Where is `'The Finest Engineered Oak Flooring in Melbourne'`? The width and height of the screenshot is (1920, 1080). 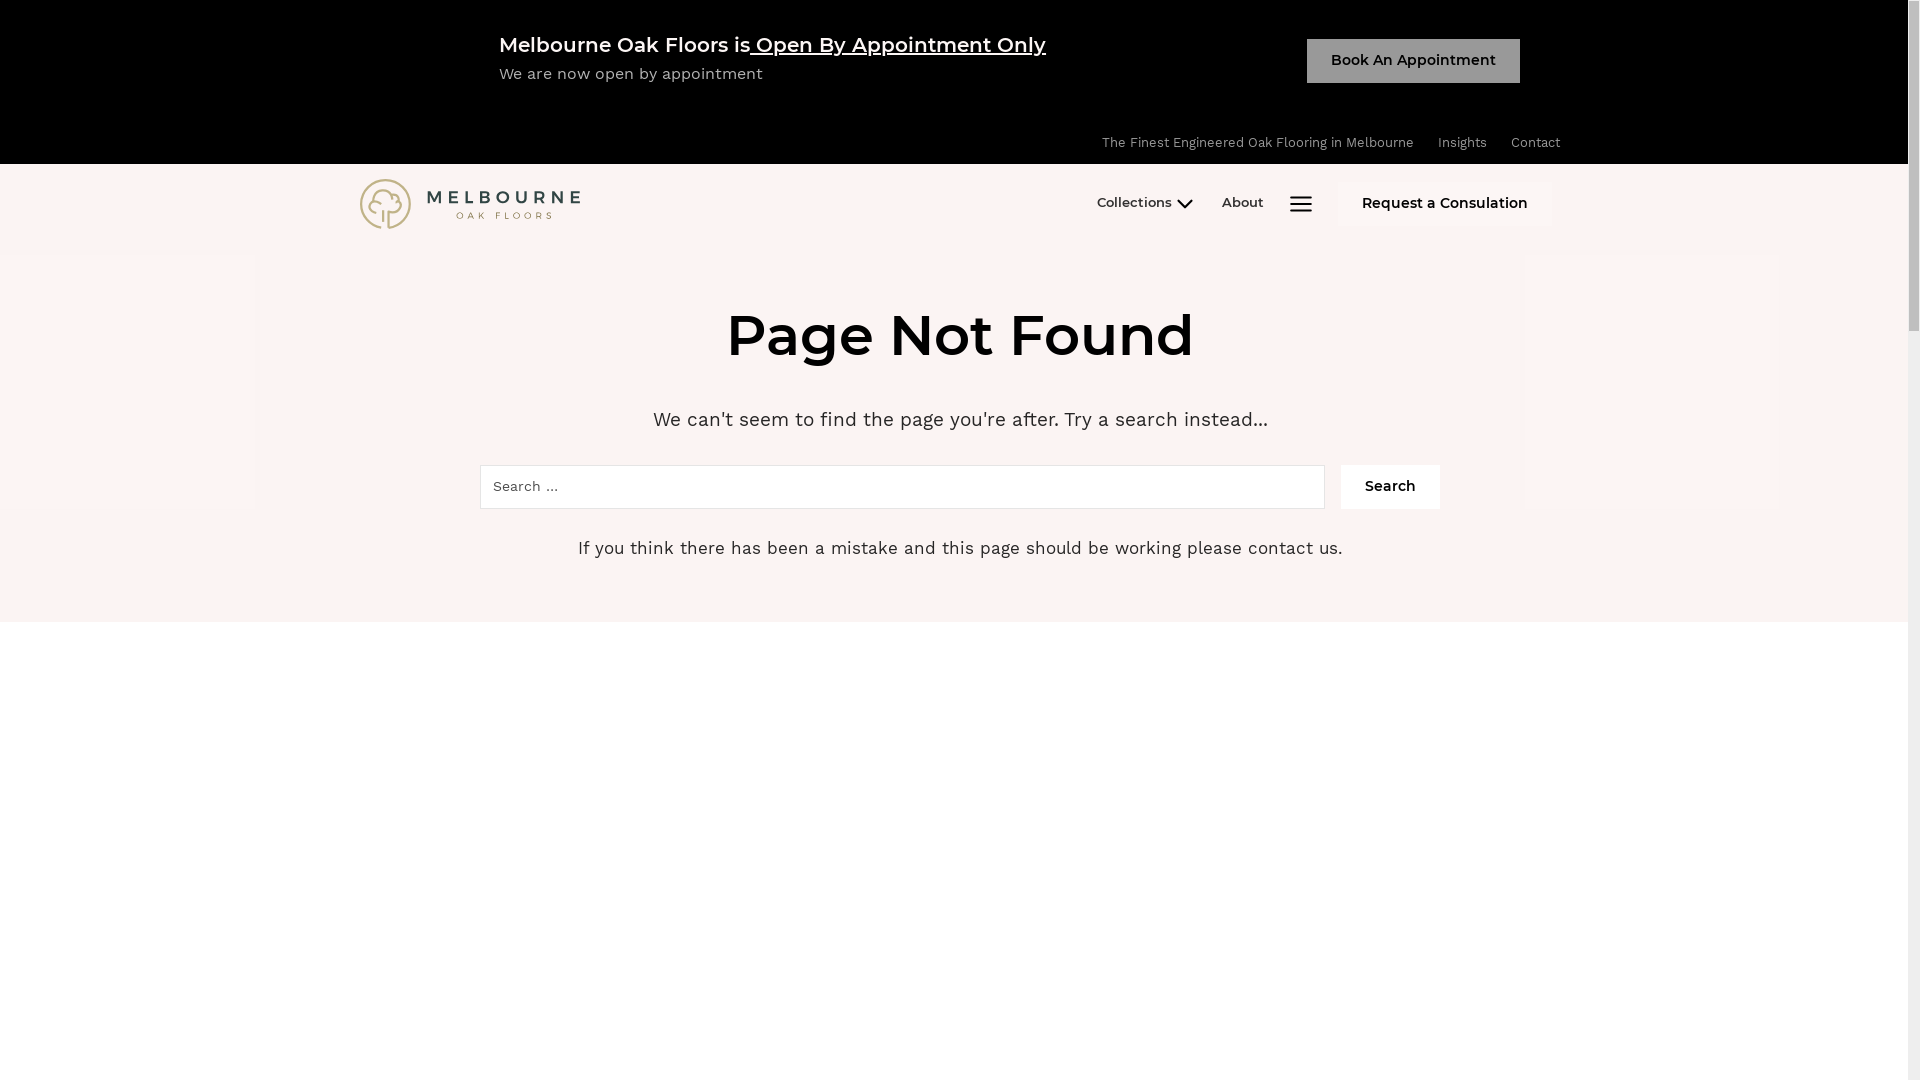
'The Finest Engineered Oak Flooring in Melbourne' is located at coordinates (1256, 141).